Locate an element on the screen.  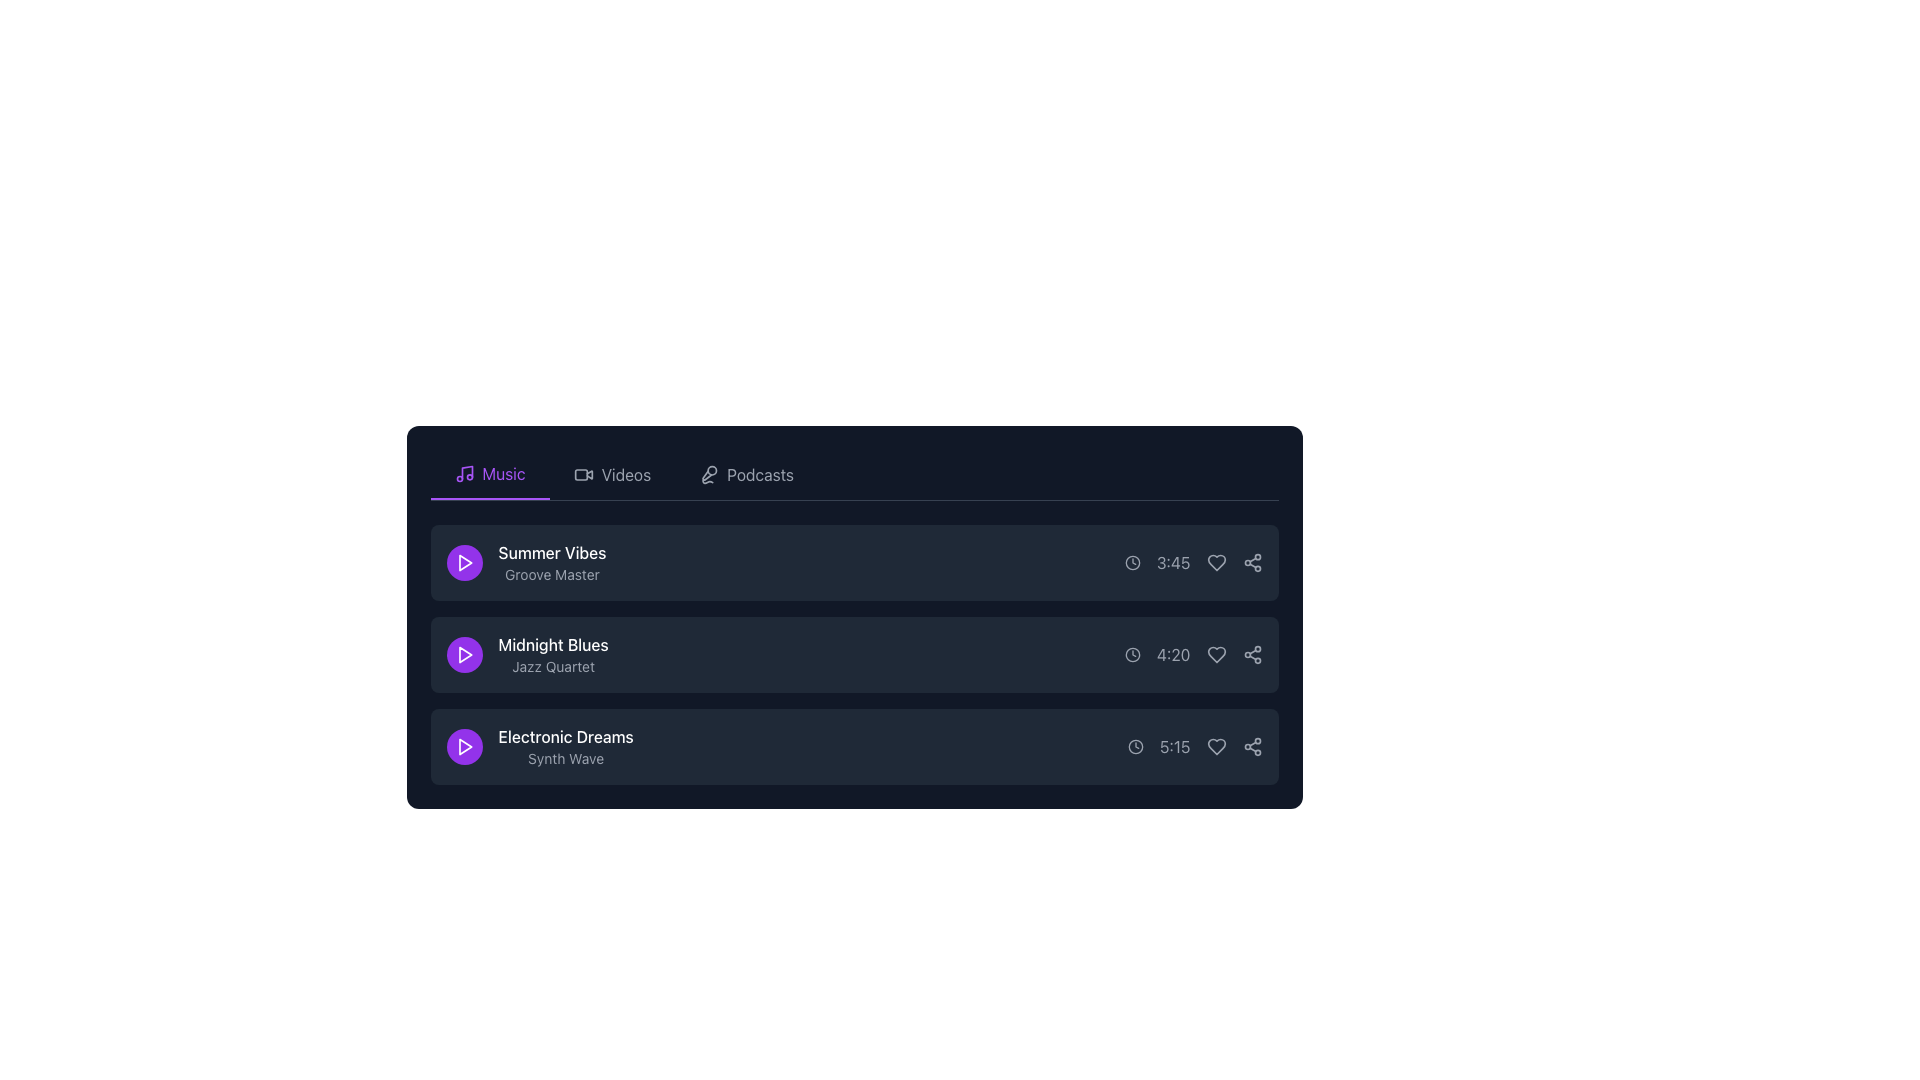
the 'like' button icon in the 'Electronic Dreams' music track row is located at coordinates (1215, 747).